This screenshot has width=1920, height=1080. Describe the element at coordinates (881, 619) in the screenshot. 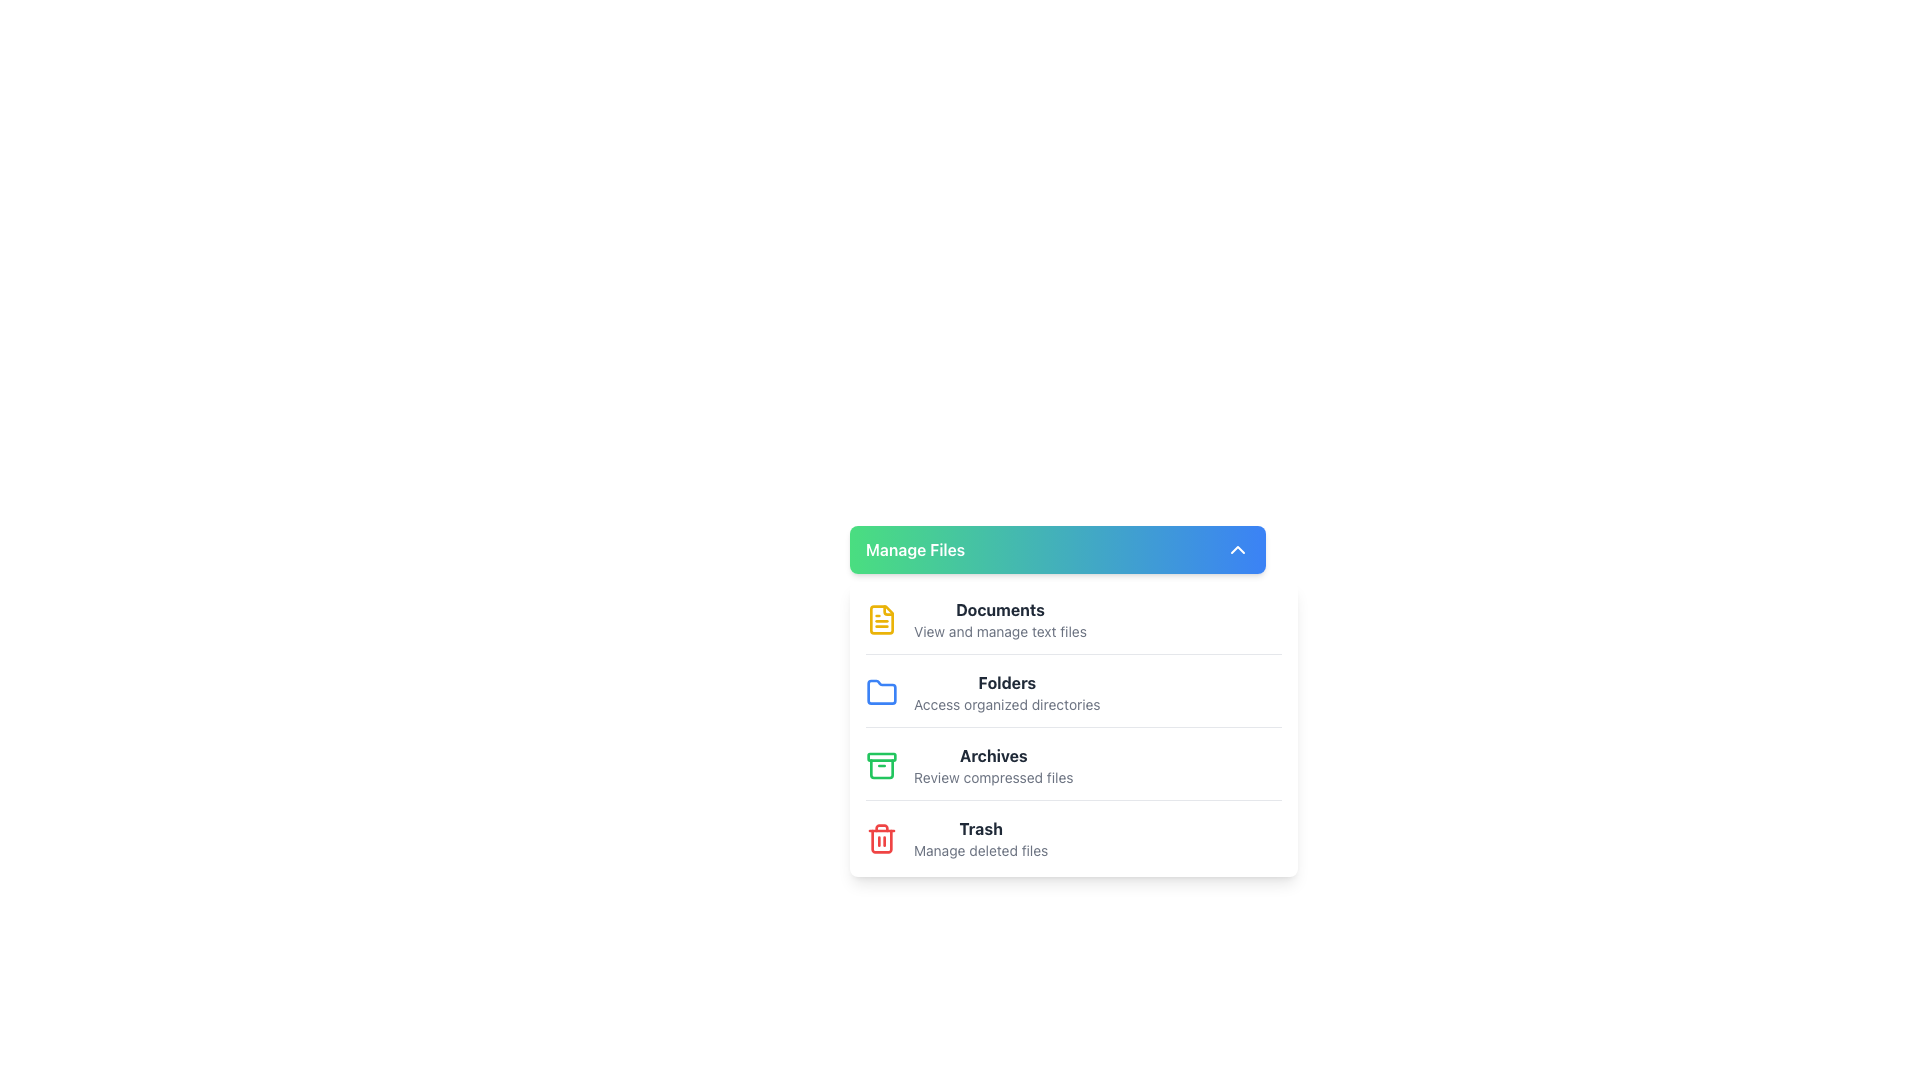

I see `the yellow file icon located in the 'Documents View and manage text files' section, positioned to the left of the text 'Documents.'` at that location.